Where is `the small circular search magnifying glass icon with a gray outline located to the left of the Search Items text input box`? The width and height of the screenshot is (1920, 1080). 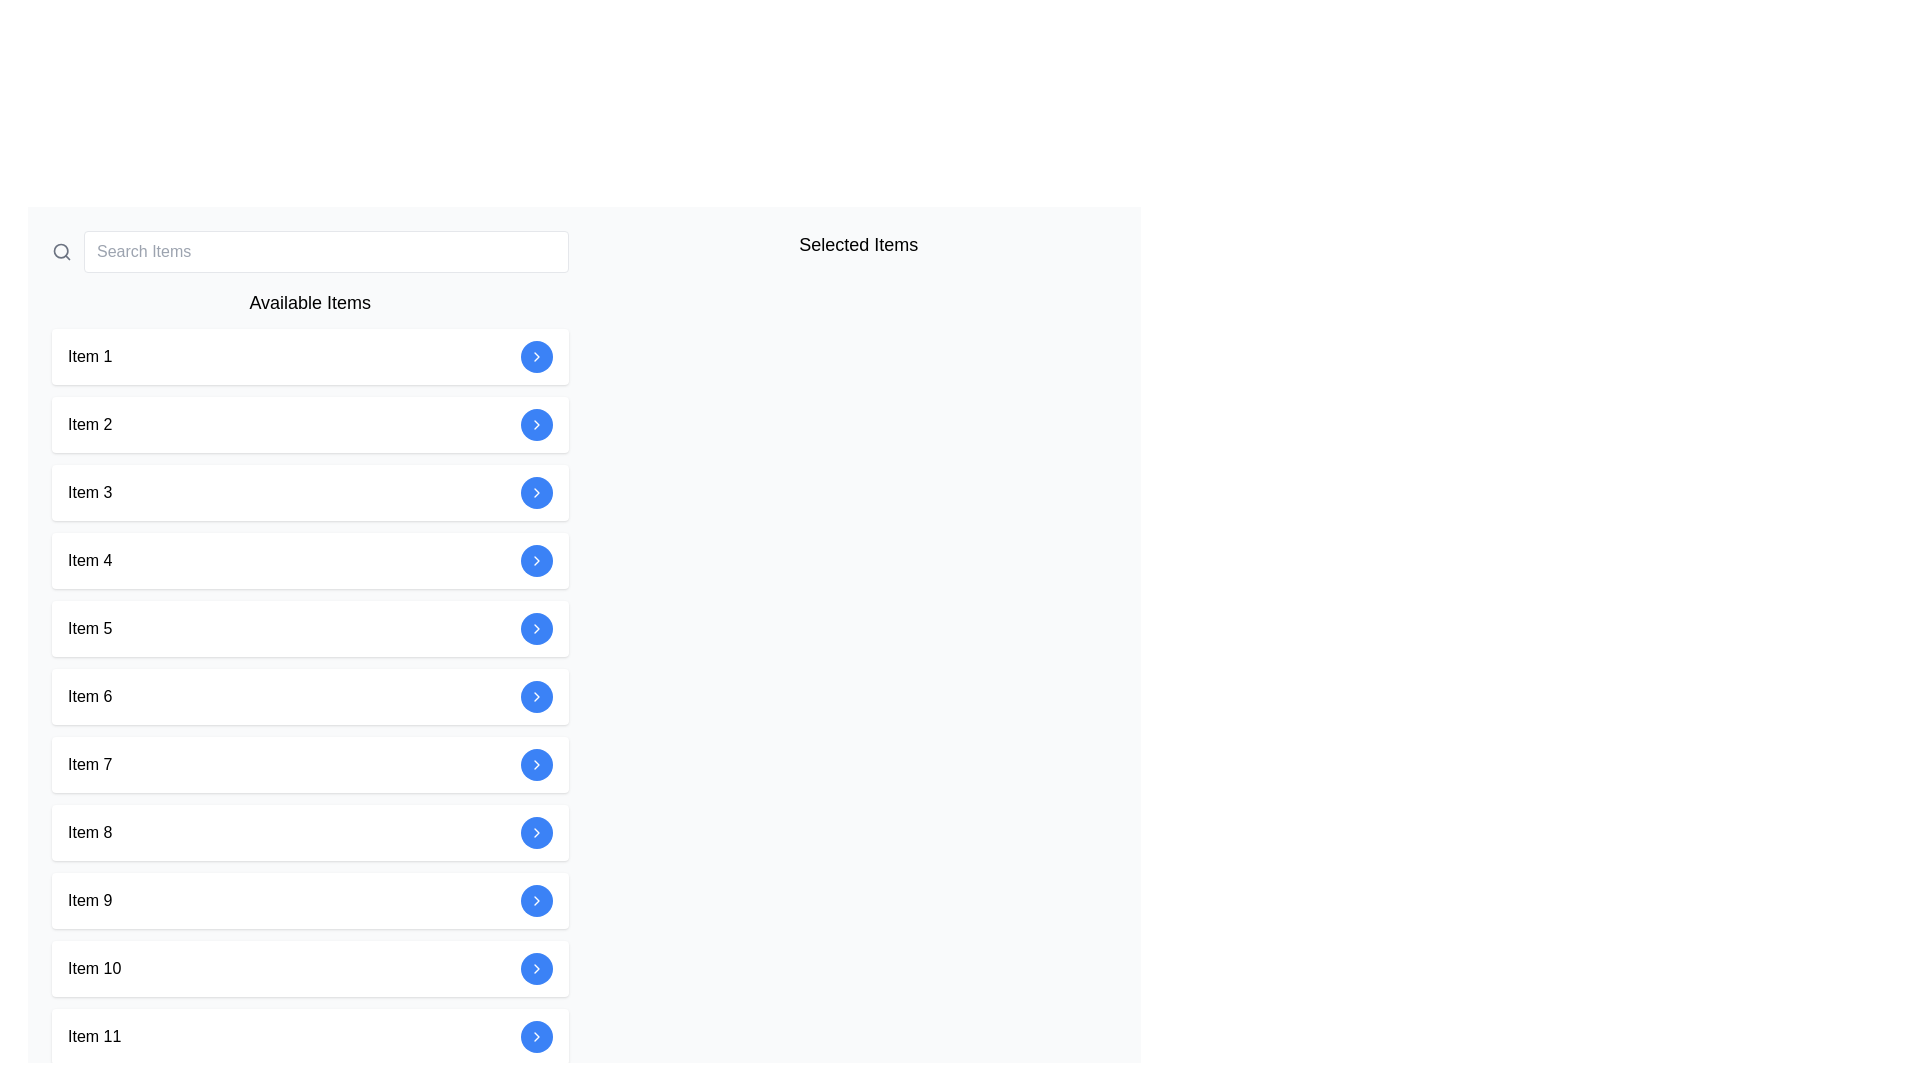
the small circular search magnifying glass icon with a gray outline located to the left of the Search Items text input box is located at coordinates (62, 250).